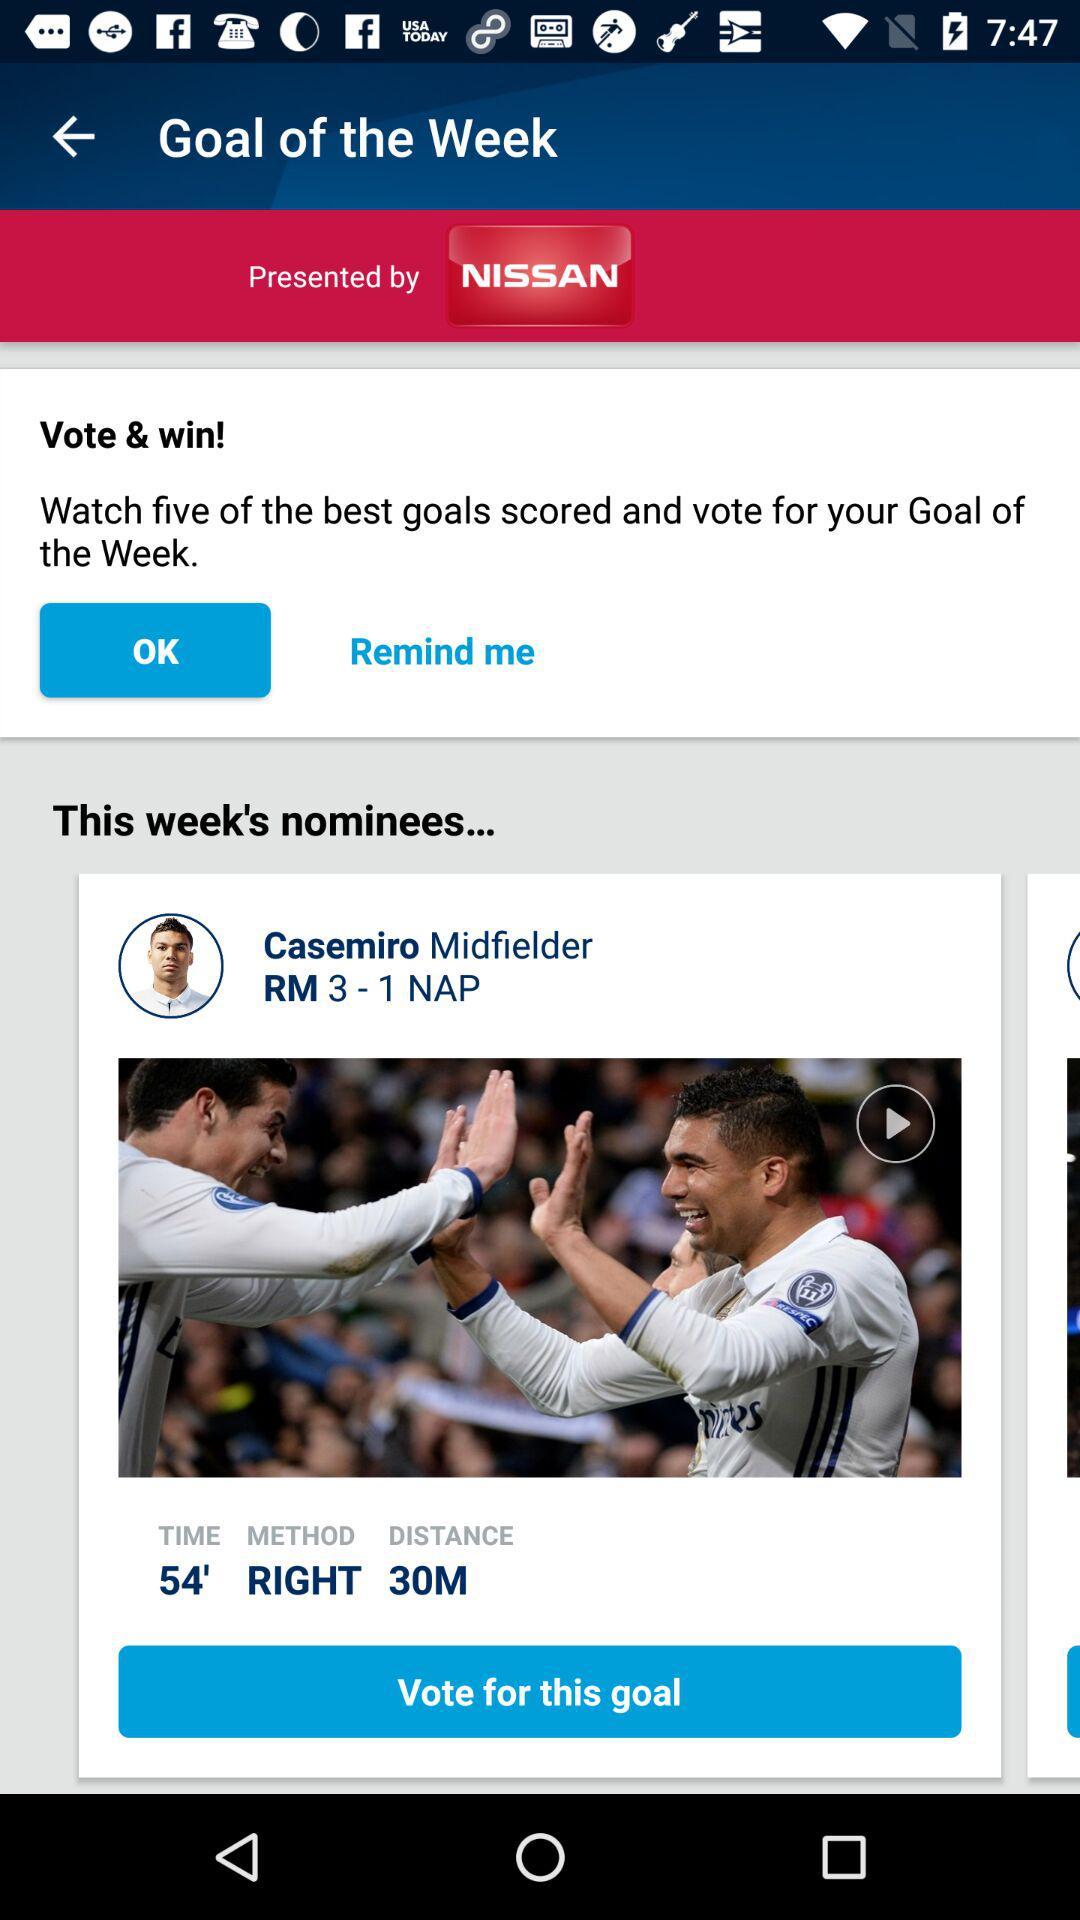 Image resolution: width=1080 pixels, height=1920 pixels. What do you see at coordinates (72, 135) in the screenshot?
I see `the app next to the goal of the icon` at bounding box center [72, 135].